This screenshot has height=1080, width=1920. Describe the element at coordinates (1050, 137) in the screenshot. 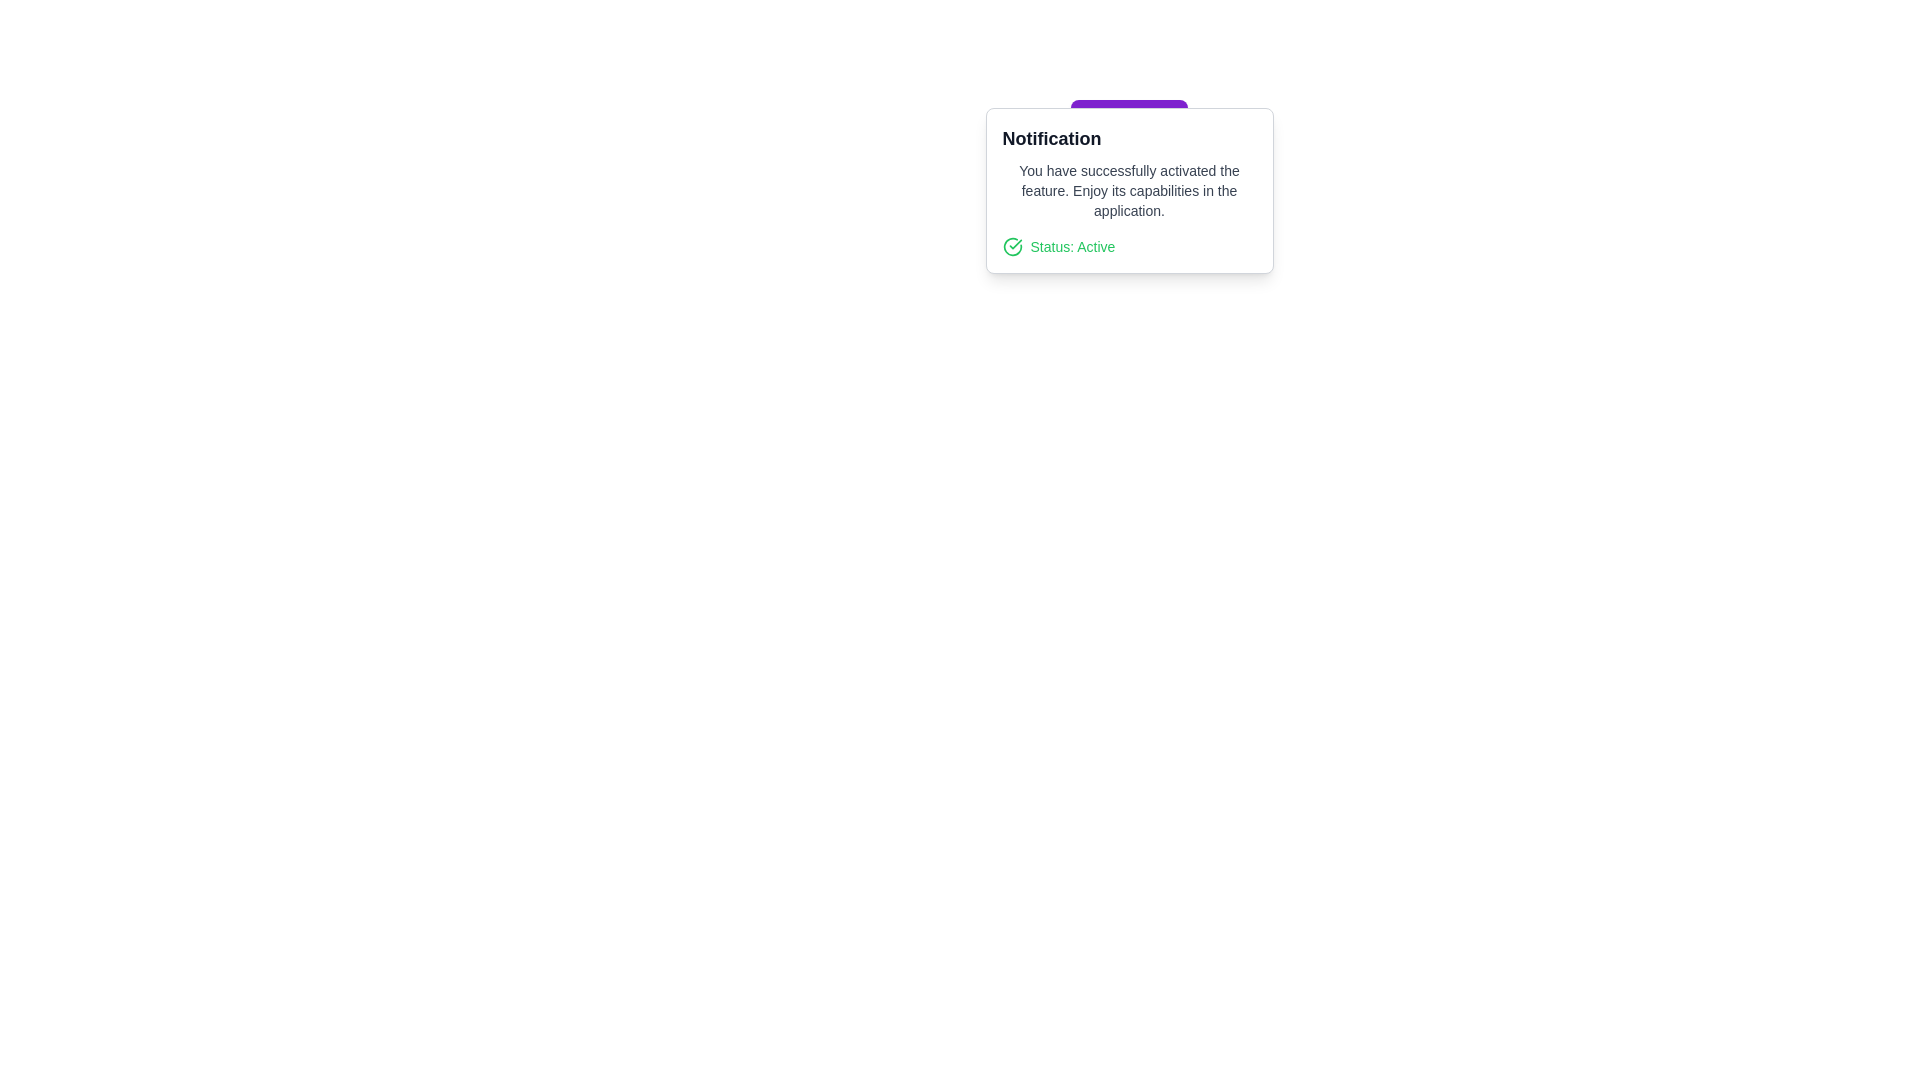

I see `text label at the top of the notification card, which serves as the header indicating the type or purpose of the notification` at that location.